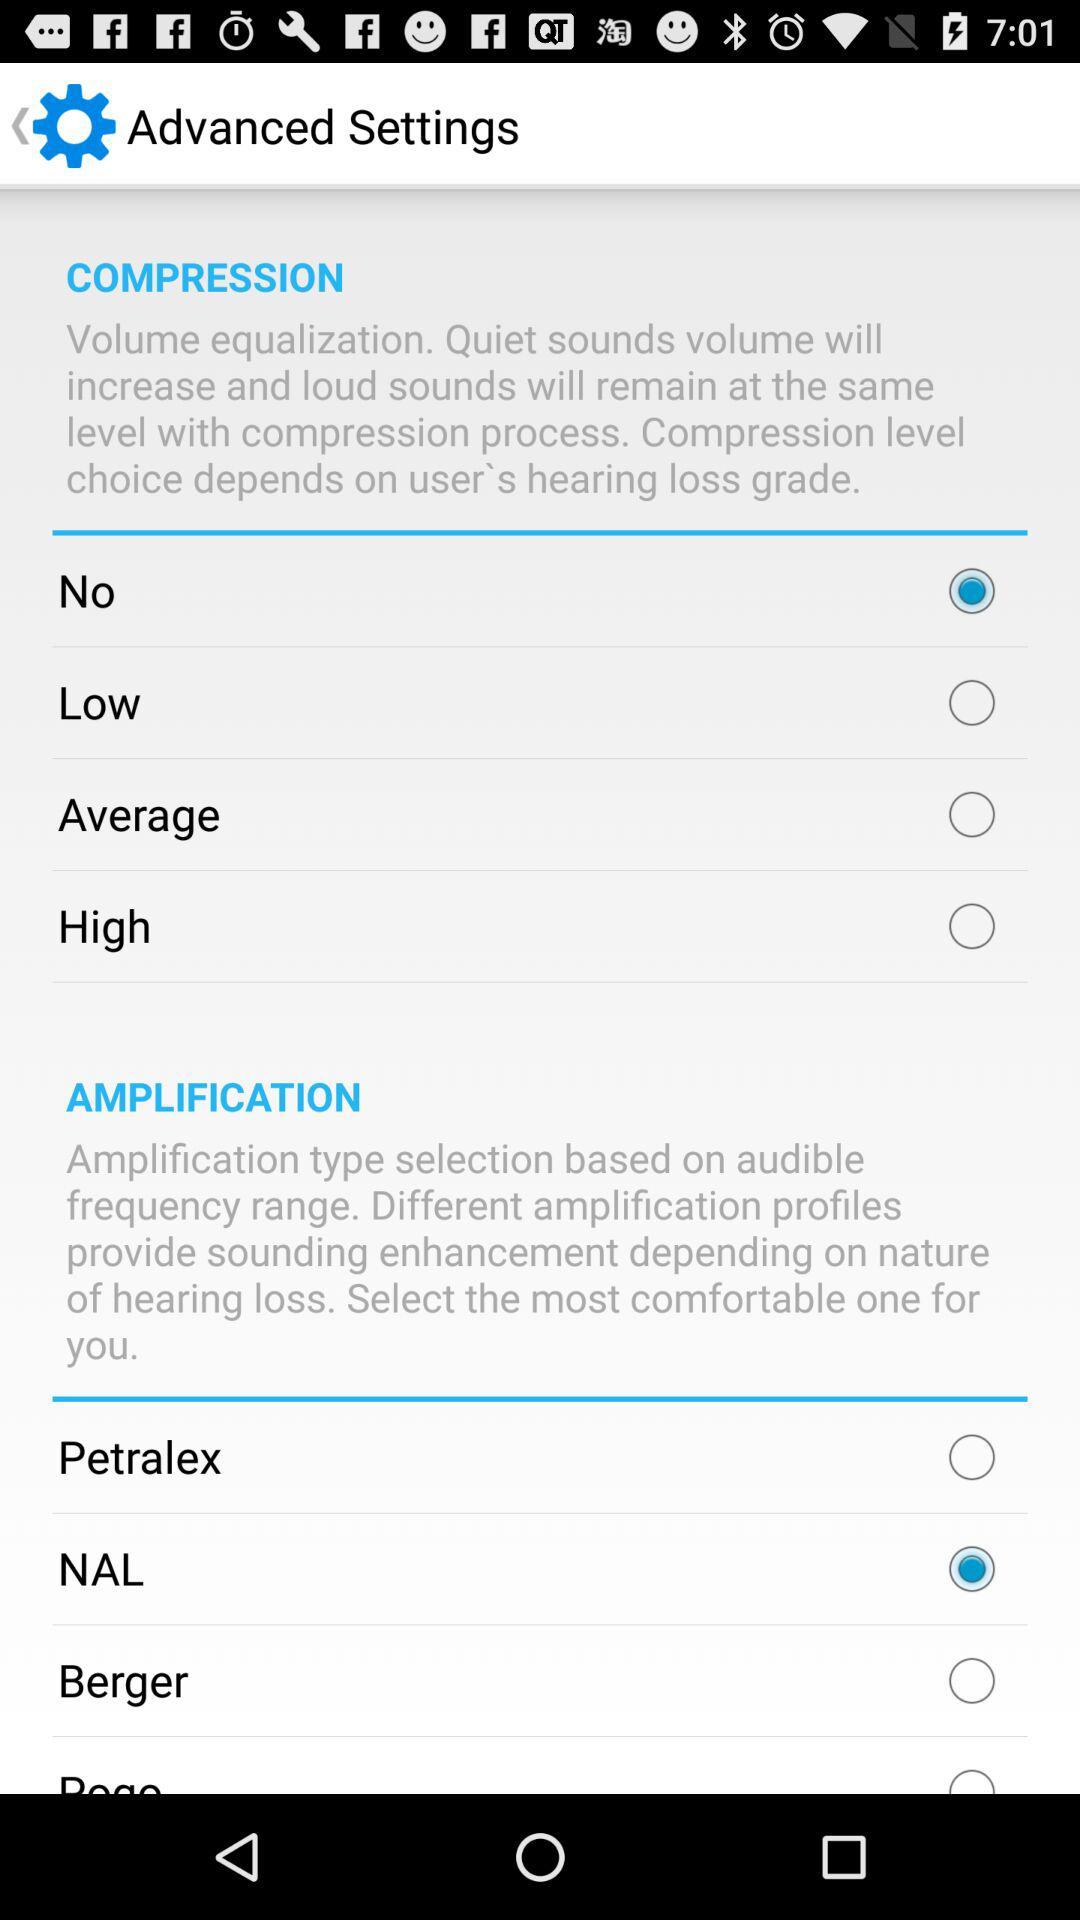  Describe the element at coordinates (971, 1772) in the screenshot. I see `item next to pogo app` at that location.